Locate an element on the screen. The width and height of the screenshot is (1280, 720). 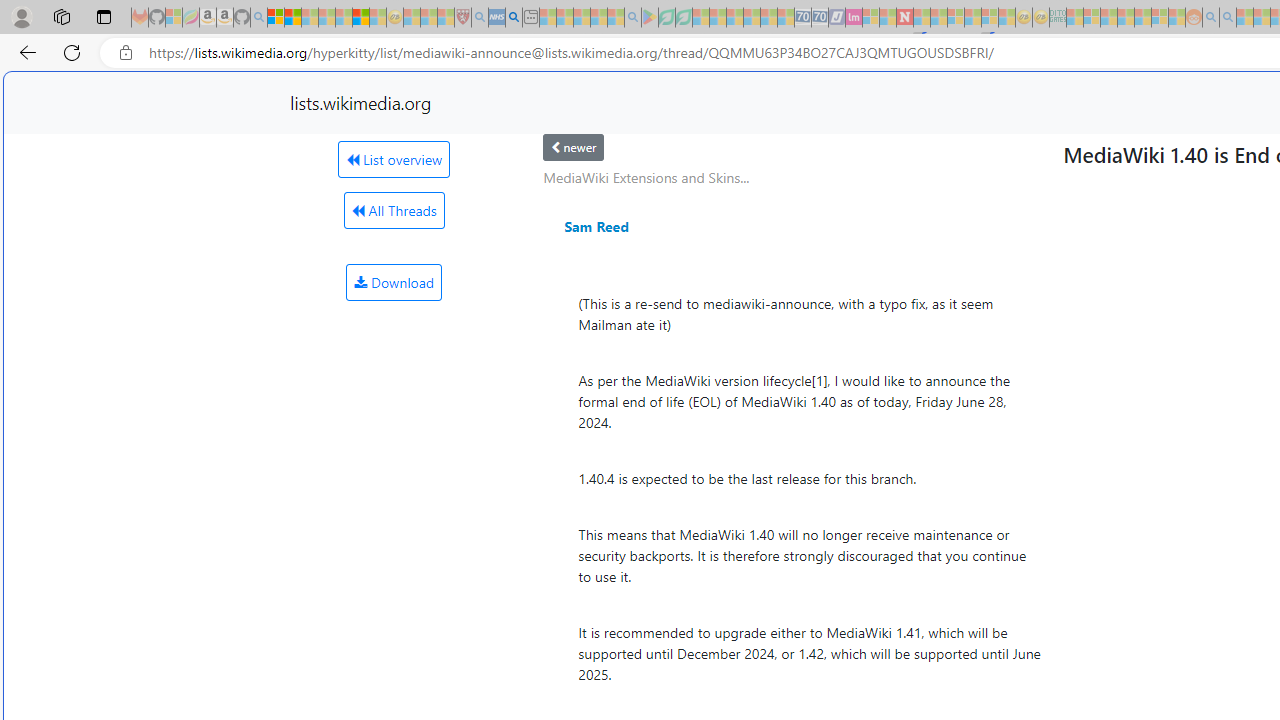
'Local - MSN - Sleeping' is located at coordinates (445, 17).